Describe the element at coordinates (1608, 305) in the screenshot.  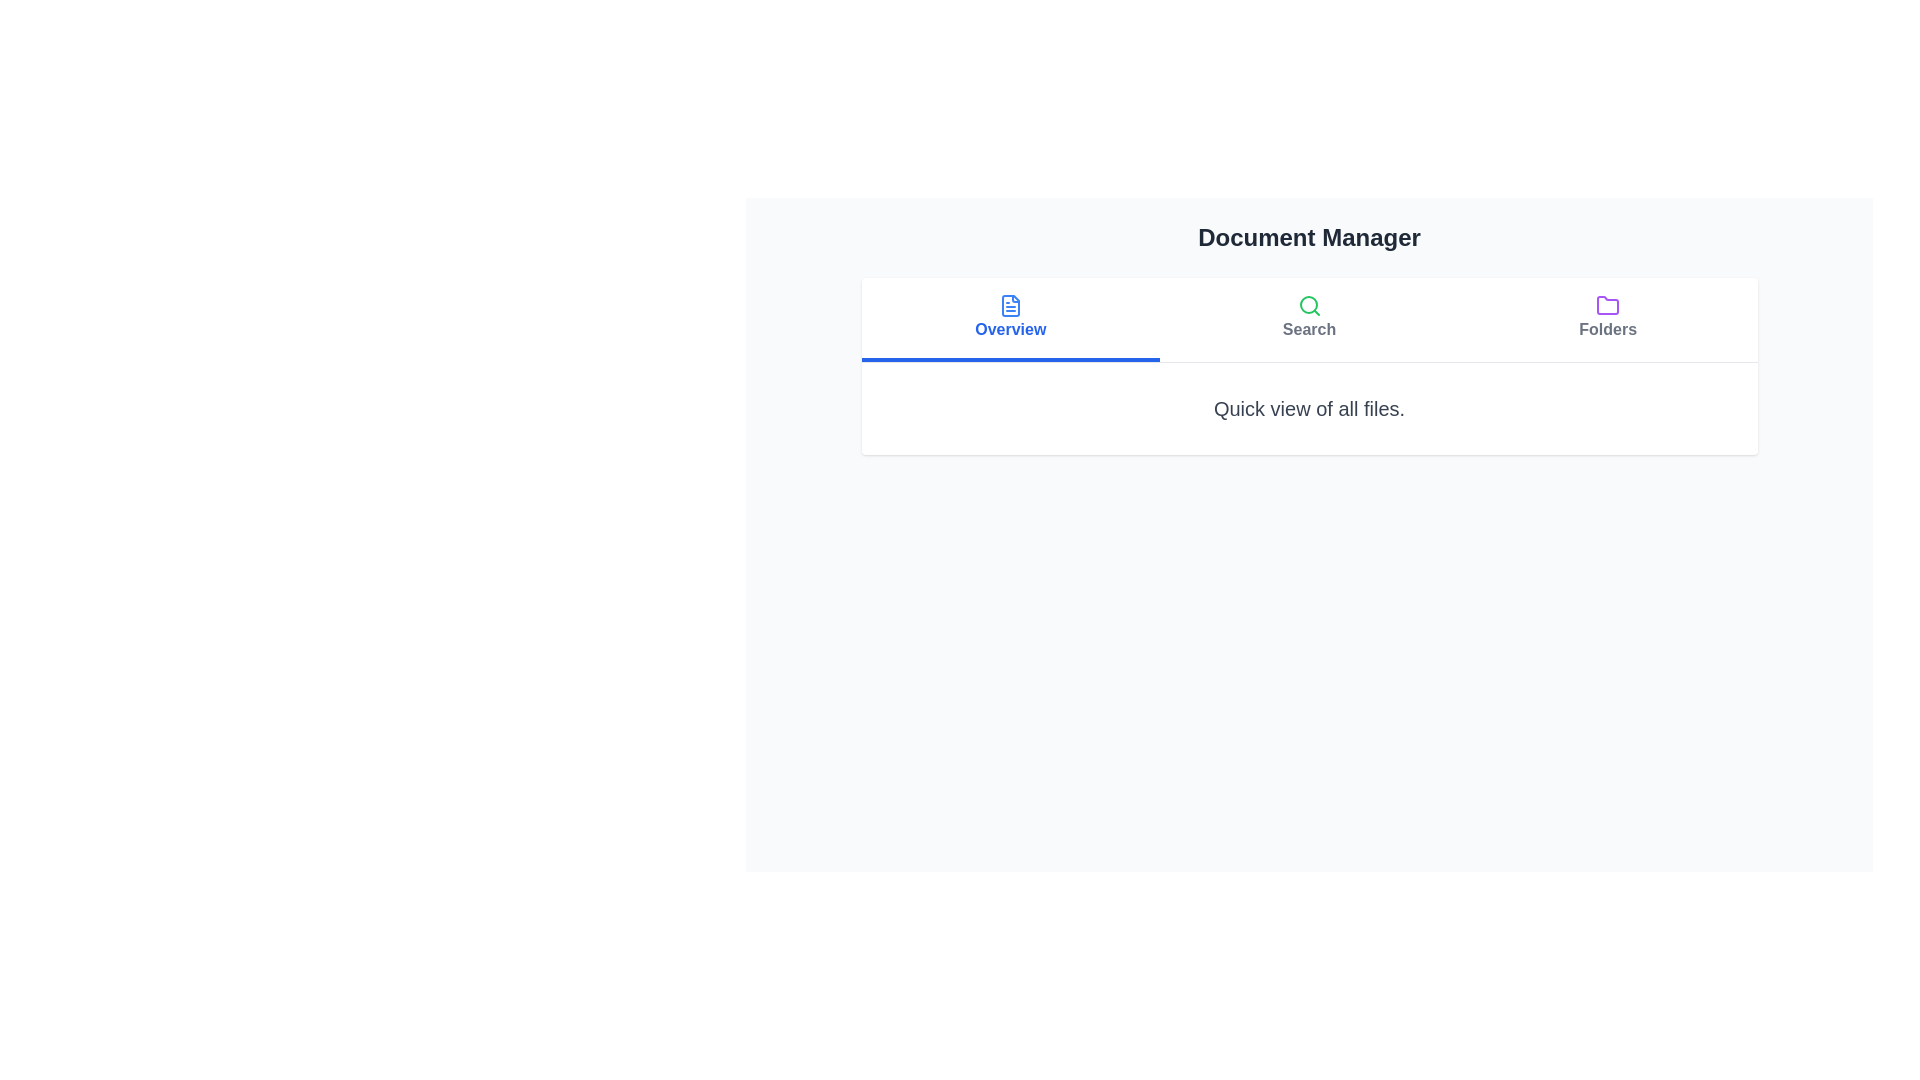
I see `the folder icon located to the right of the 'Folders' header` at that location.